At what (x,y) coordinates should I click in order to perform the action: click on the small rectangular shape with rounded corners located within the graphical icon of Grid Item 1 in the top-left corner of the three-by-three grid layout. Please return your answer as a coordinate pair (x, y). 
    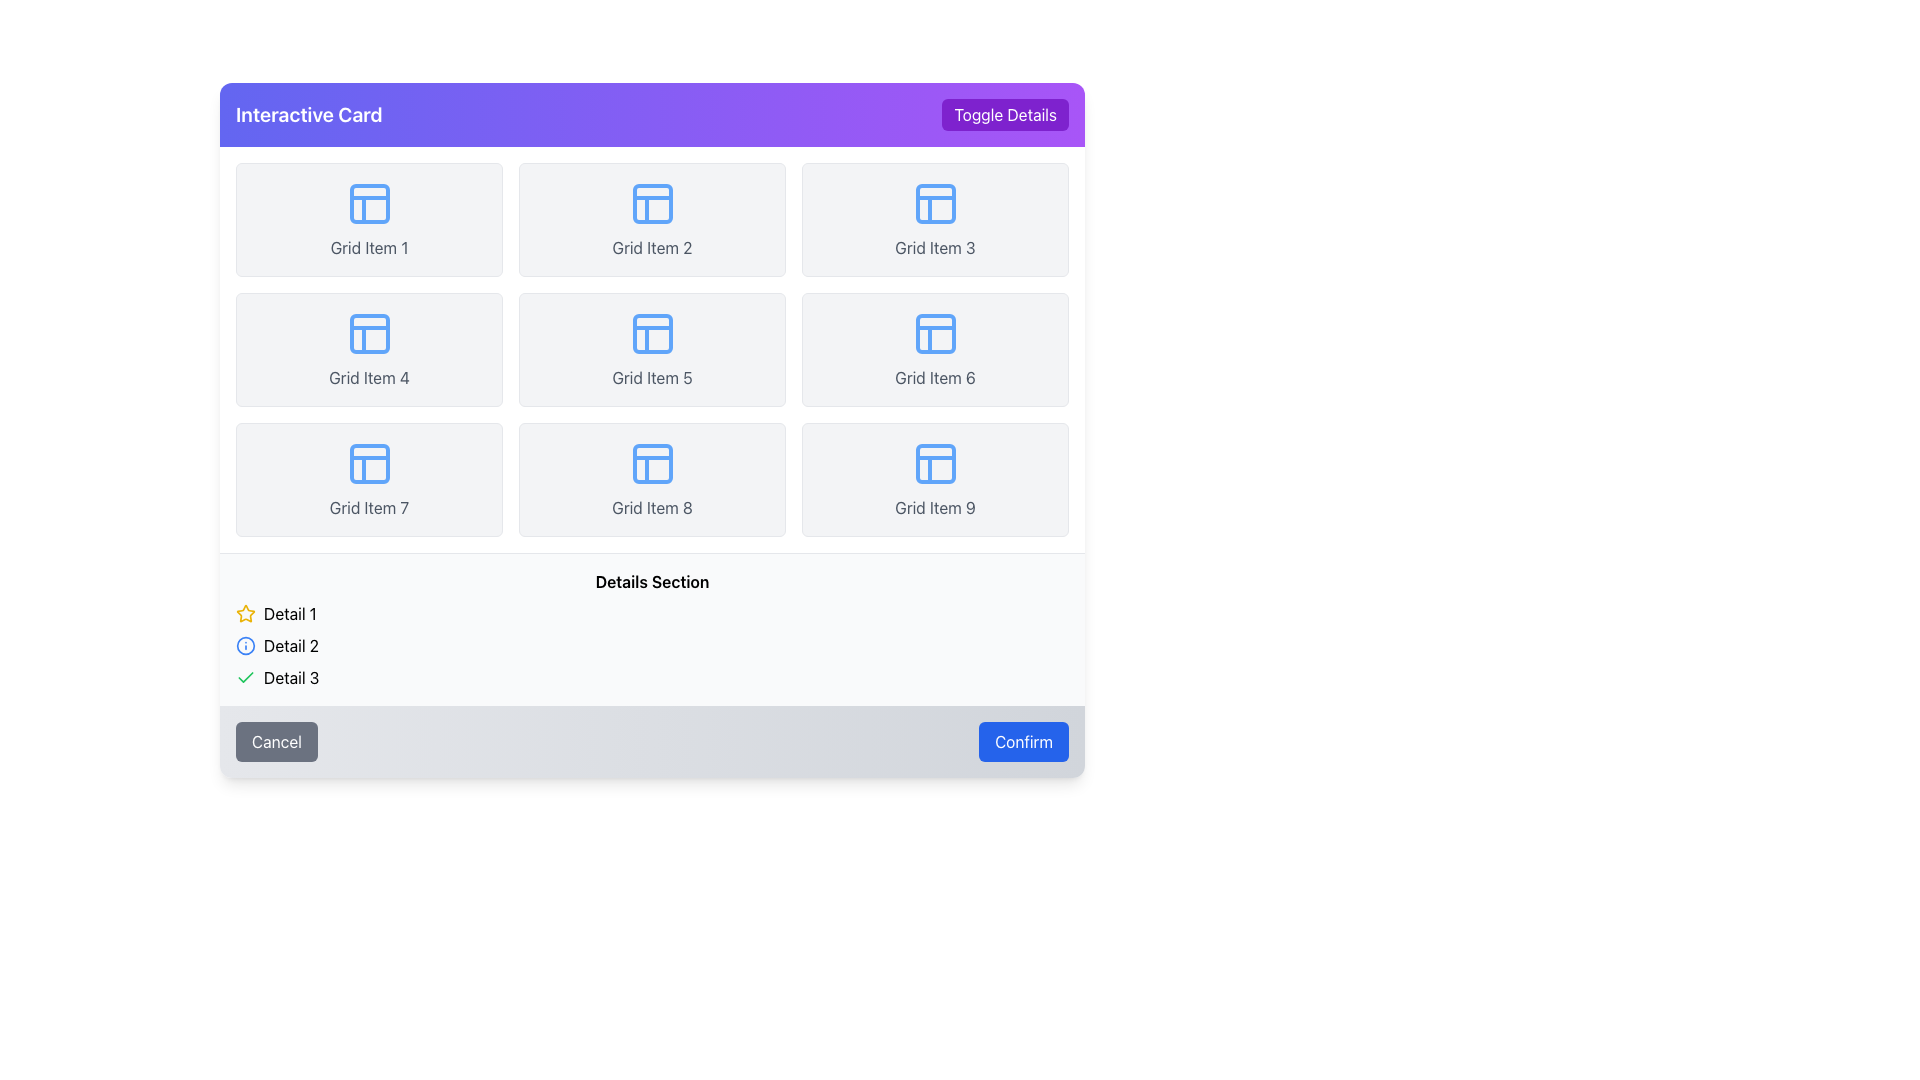
    Looking at the image, I should click on (369, 204).